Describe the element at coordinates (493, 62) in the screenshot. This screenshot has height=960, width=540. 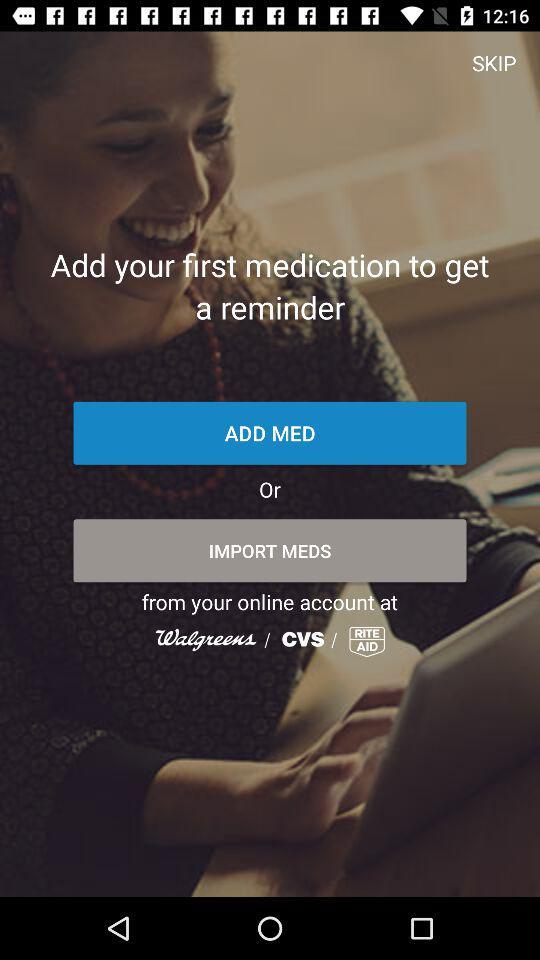
I see `skip item` at that location.